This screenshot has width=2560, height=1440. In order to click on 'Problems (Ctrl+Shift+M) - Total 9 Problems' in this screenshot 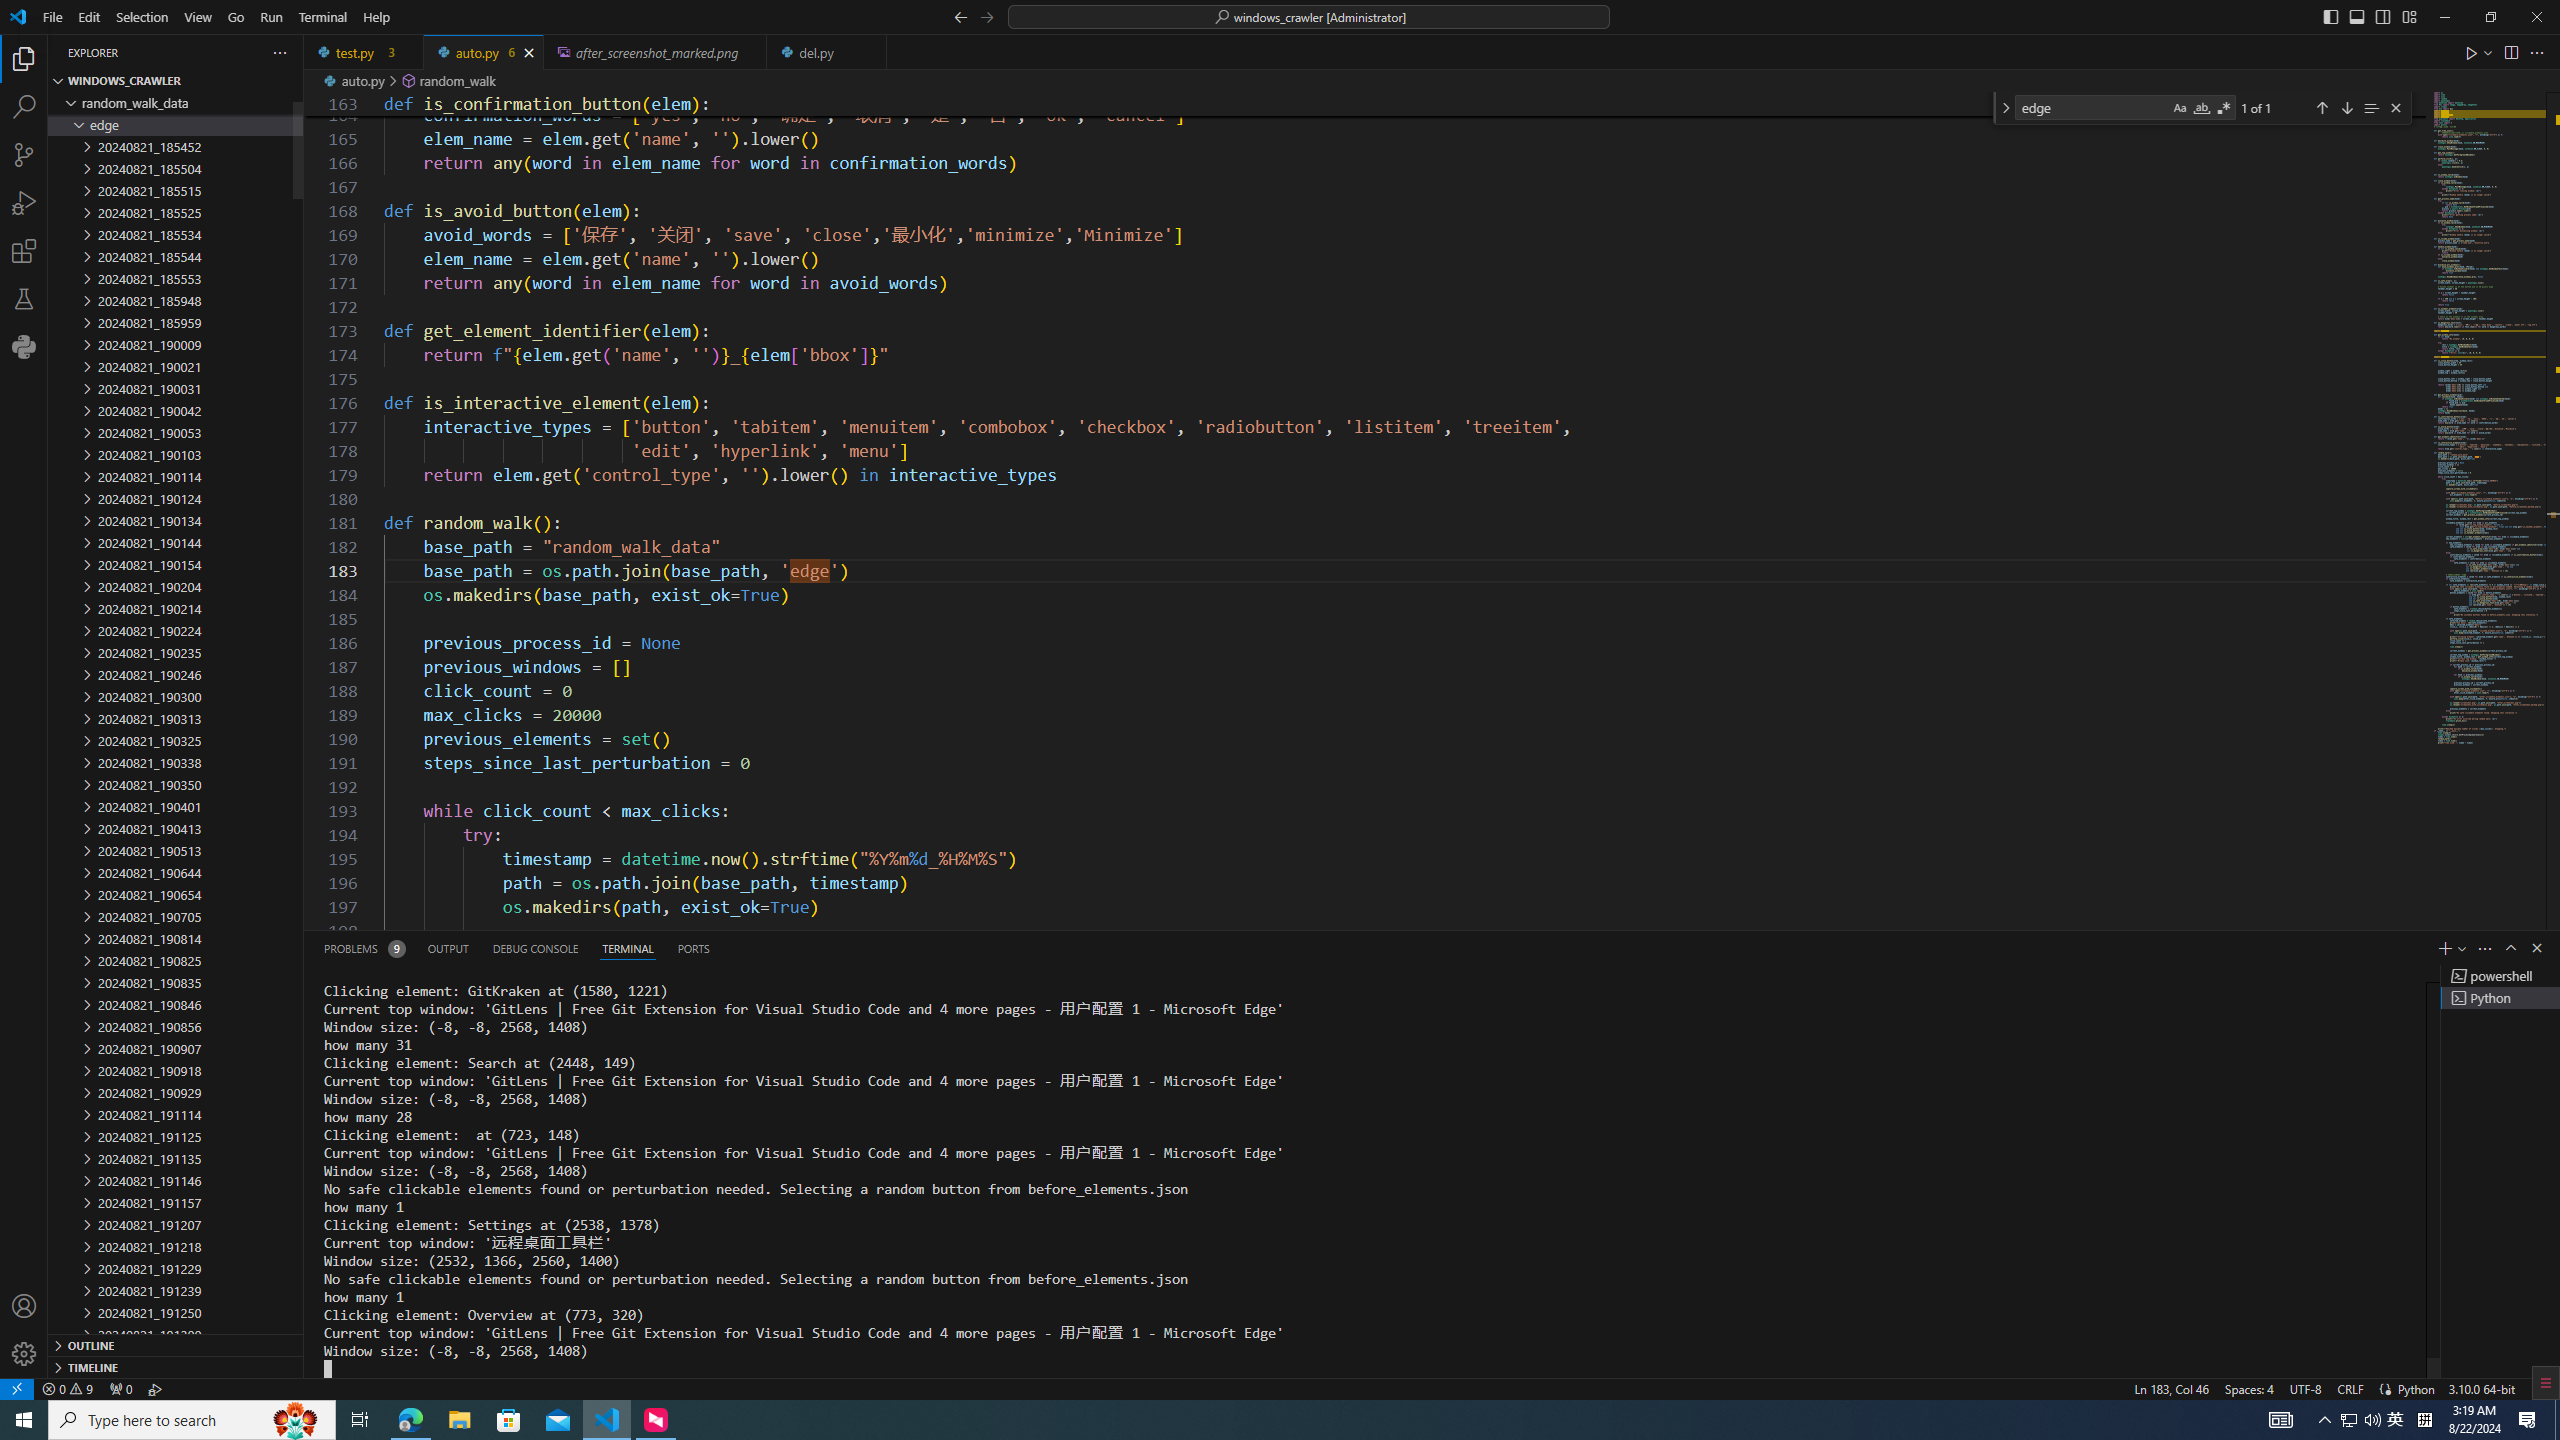, I will do `click(362, 947)`.